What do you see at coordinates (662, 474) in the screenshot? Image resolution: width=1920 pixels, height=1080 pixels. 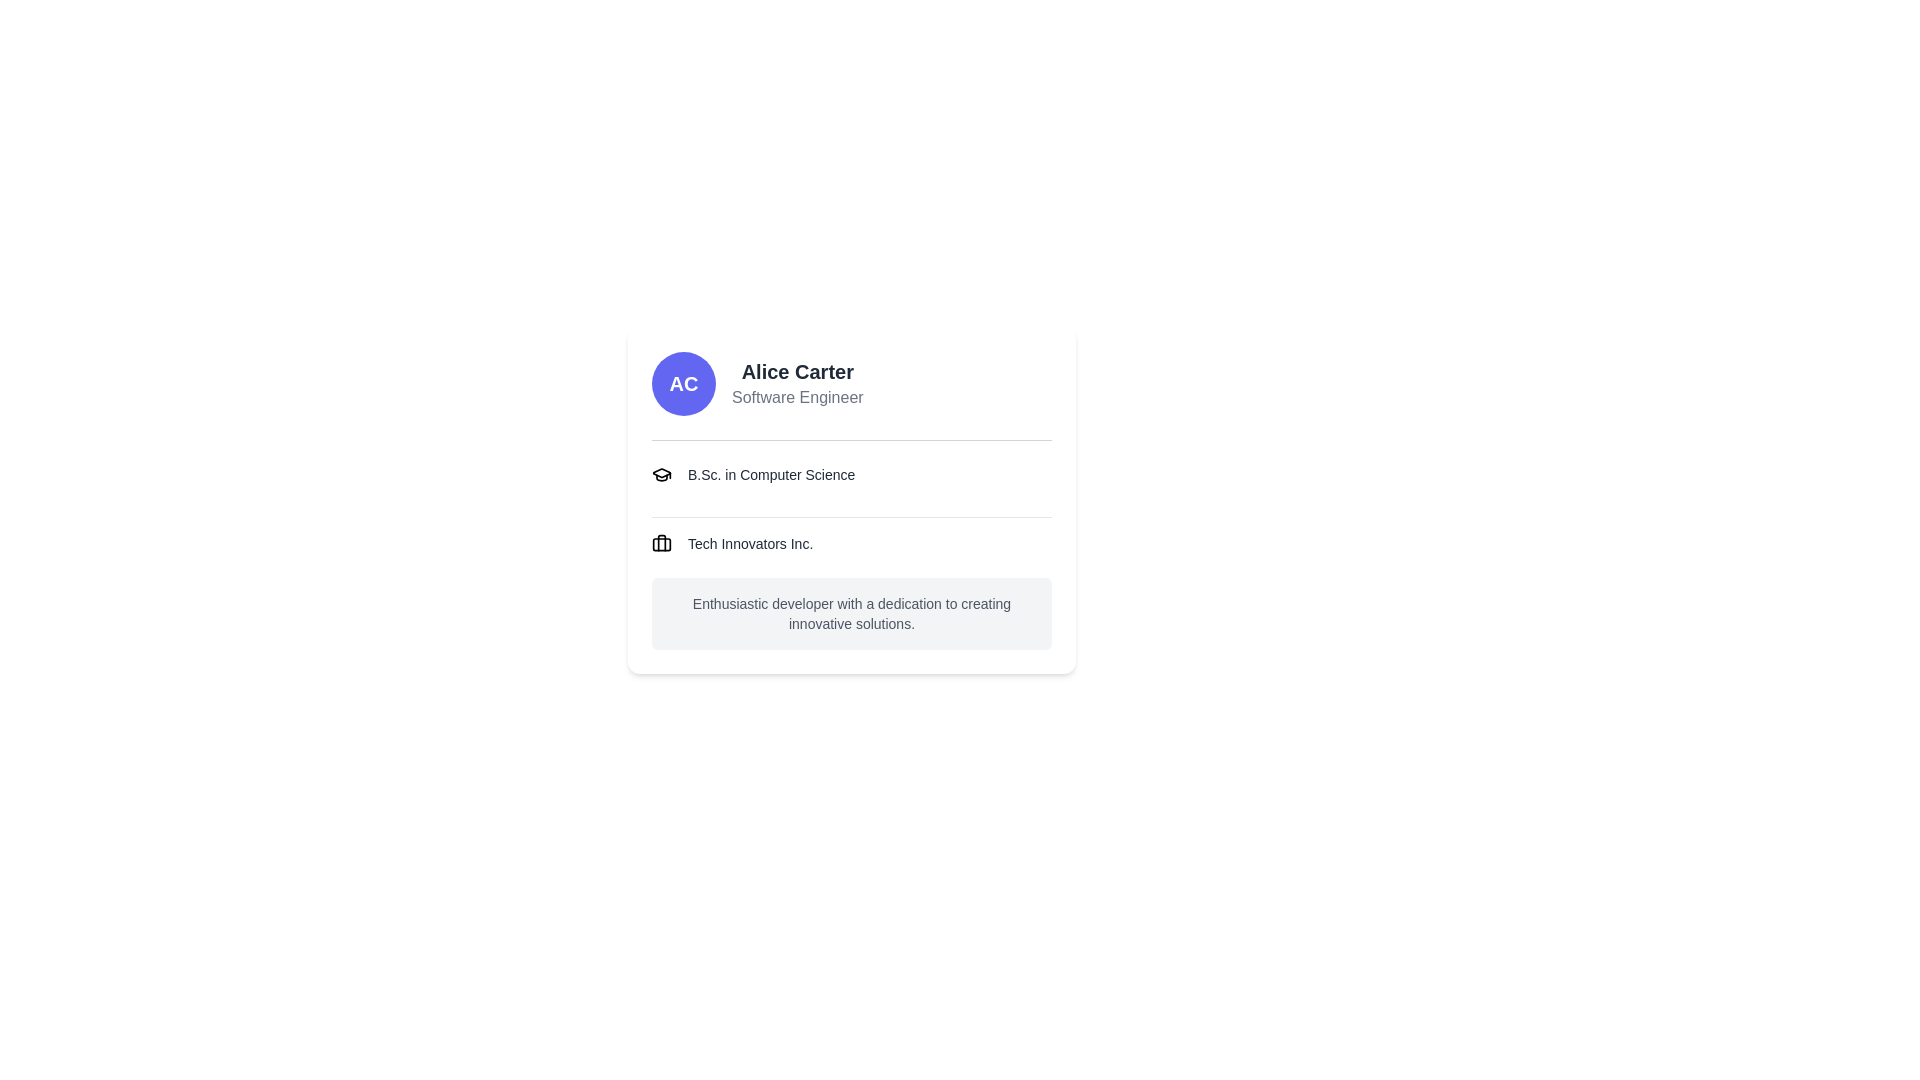 I see `the small black vector graphic icon of a graduation cap, which is positioned at the far left of the row containing the text 'B.Sc. in Computer Science'` at bounding box center [662, 474].